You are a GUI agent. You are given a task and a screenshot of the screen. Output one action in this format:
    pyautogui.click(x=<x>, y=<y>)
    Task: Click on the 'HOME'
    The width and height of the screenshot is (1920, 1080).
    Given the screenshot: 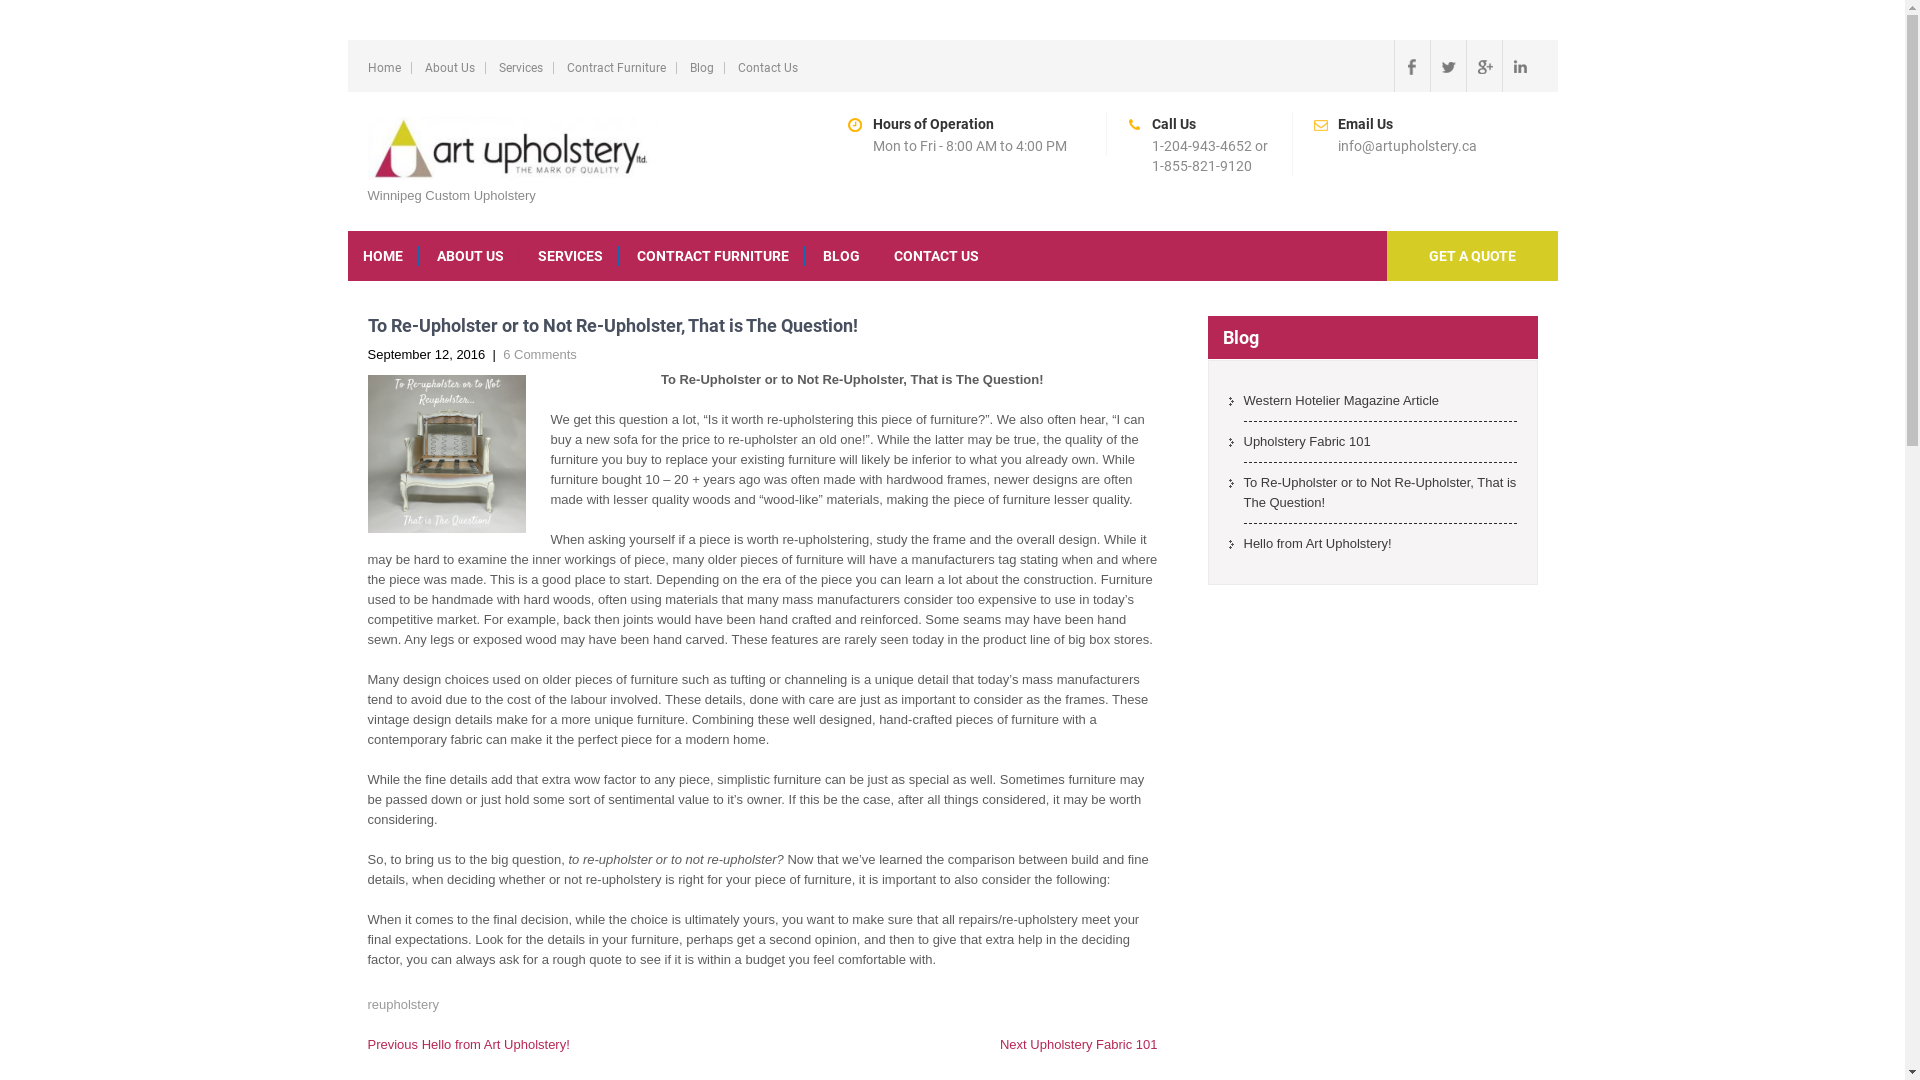 What is the action you would take?
    pyautogui.click(x=383, y=254)
    